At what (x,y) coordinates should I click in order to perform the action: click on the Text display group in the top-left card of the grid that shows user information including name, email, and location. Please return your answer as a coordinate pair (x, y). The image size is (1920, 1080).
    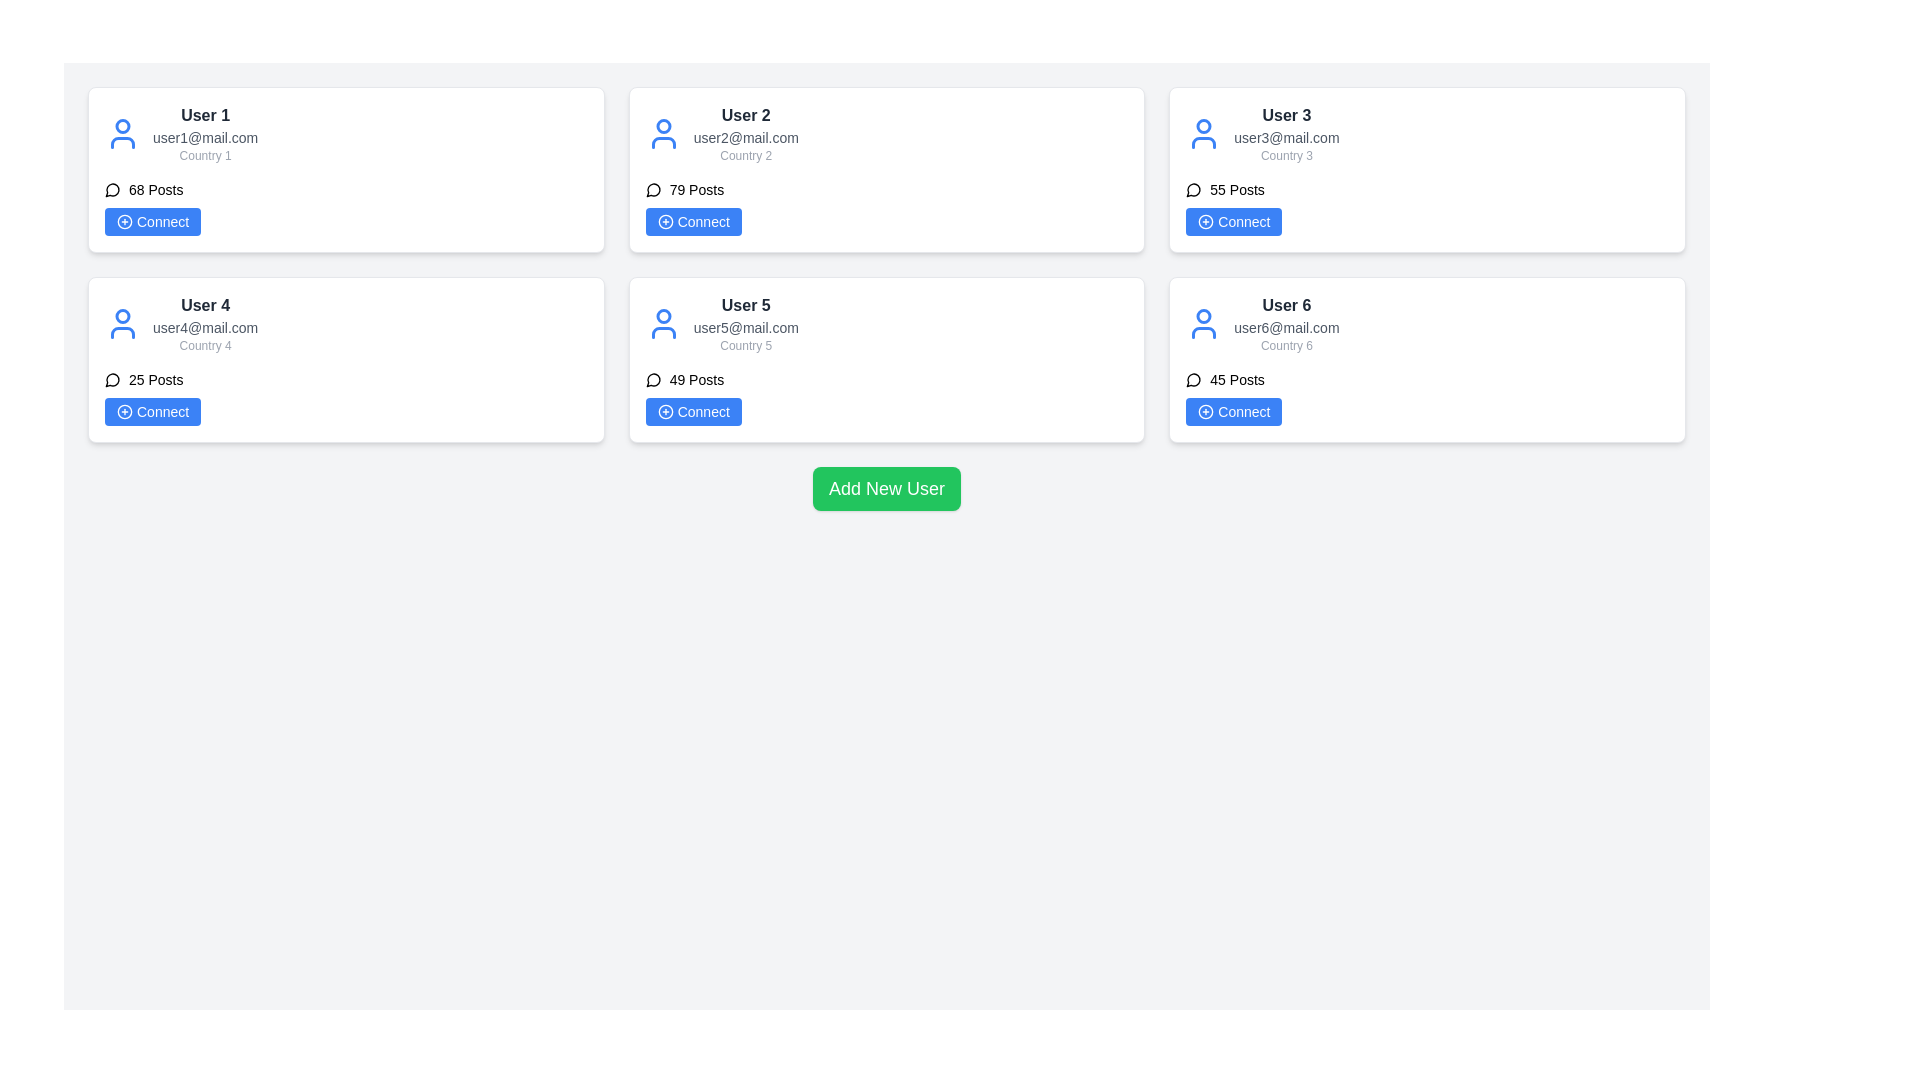
    Looking at the image, I should click on (205, 134).